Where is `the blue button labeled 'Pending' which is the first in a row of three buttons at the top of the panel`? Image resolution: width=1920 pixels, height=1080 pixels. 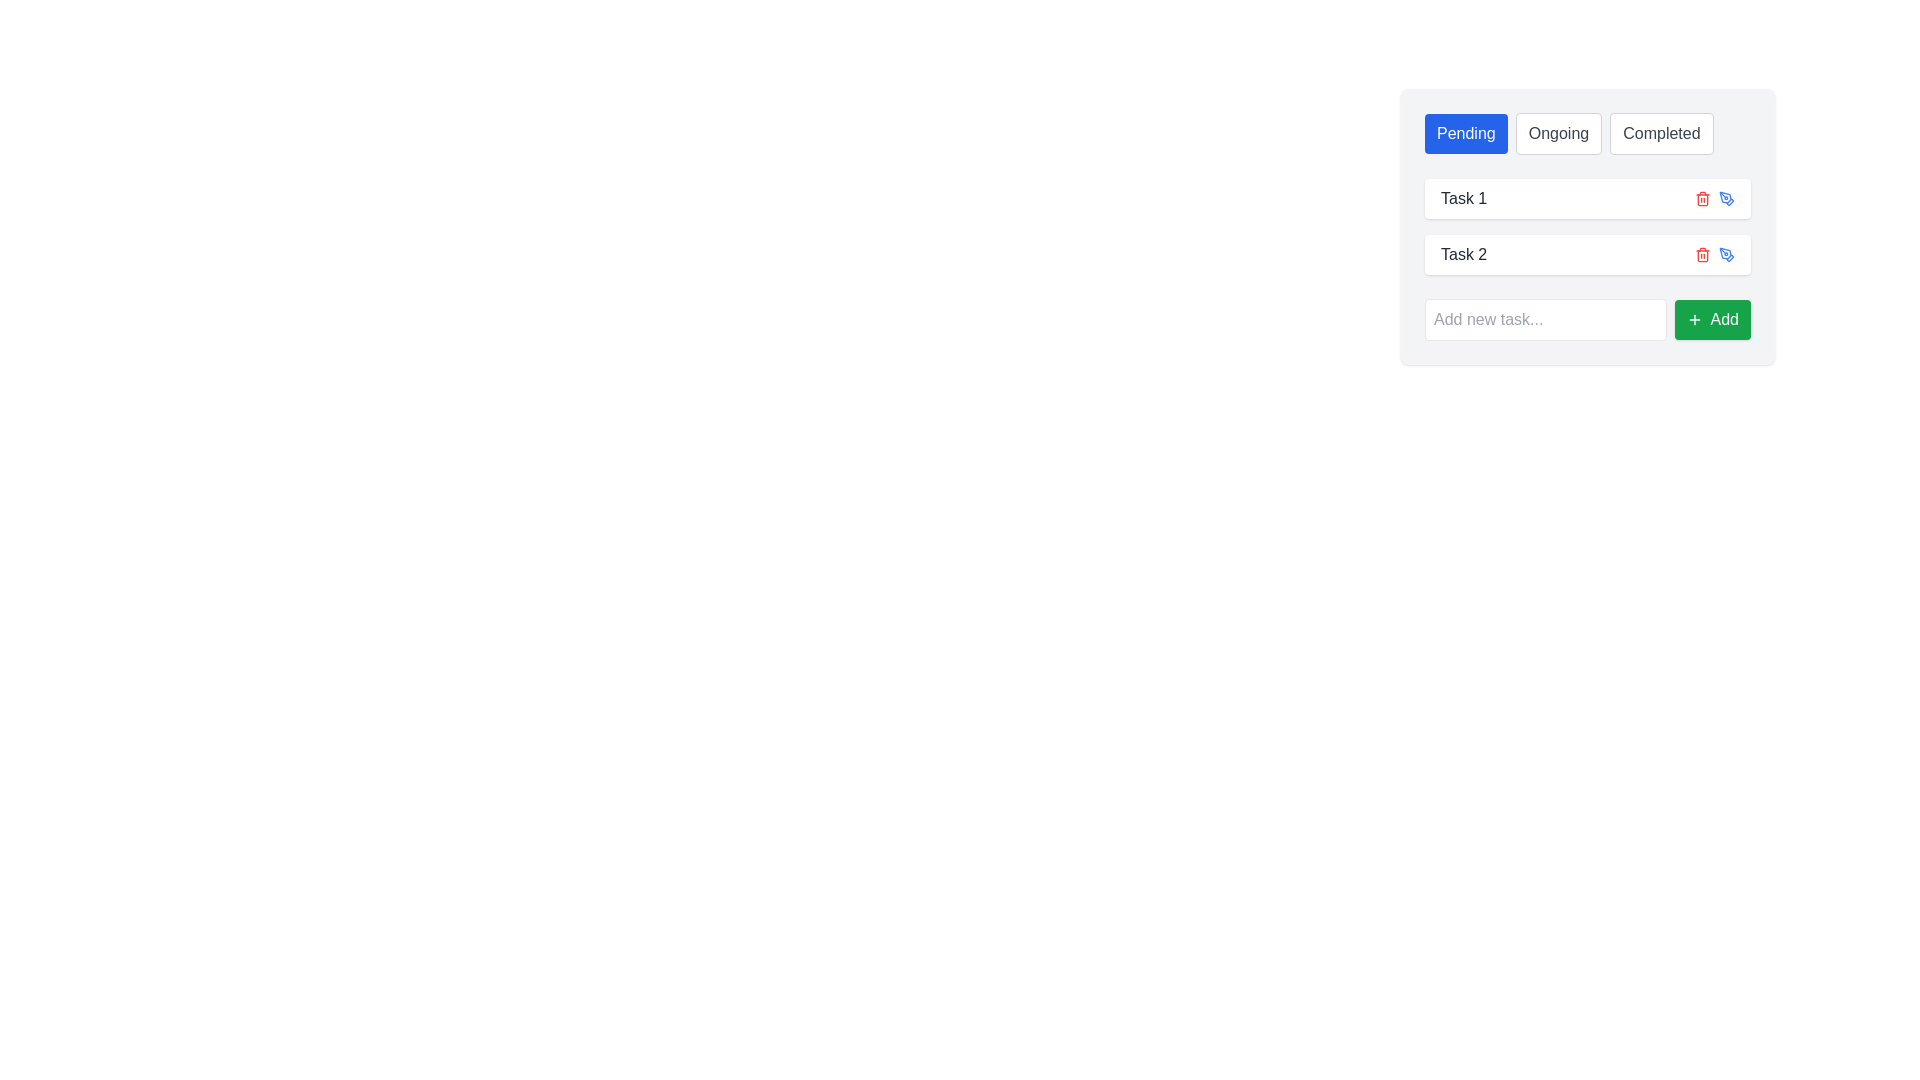
the blue button labeled 'Pending' which is the first in a row of three buttons at the top of the panel is located at coordinates (1466, 134).